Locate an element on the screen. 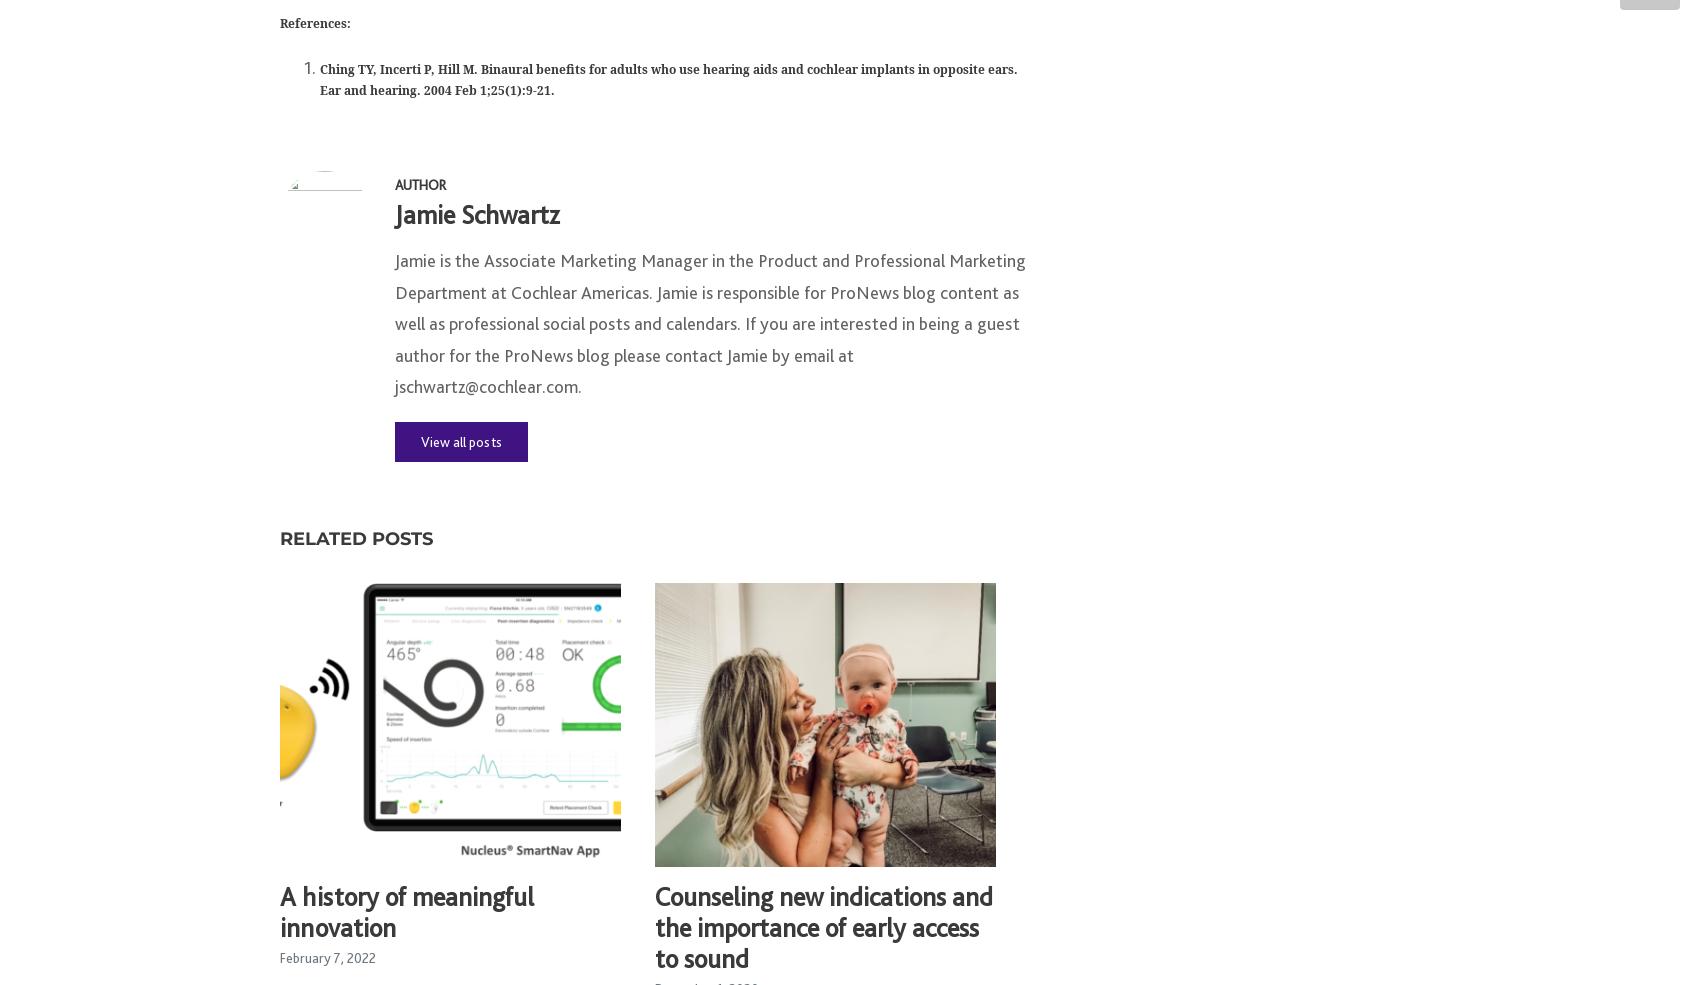 This screenshot has width=1700, height=985. 'A history of meaningful innovation' is located at coordinates (405, 921).